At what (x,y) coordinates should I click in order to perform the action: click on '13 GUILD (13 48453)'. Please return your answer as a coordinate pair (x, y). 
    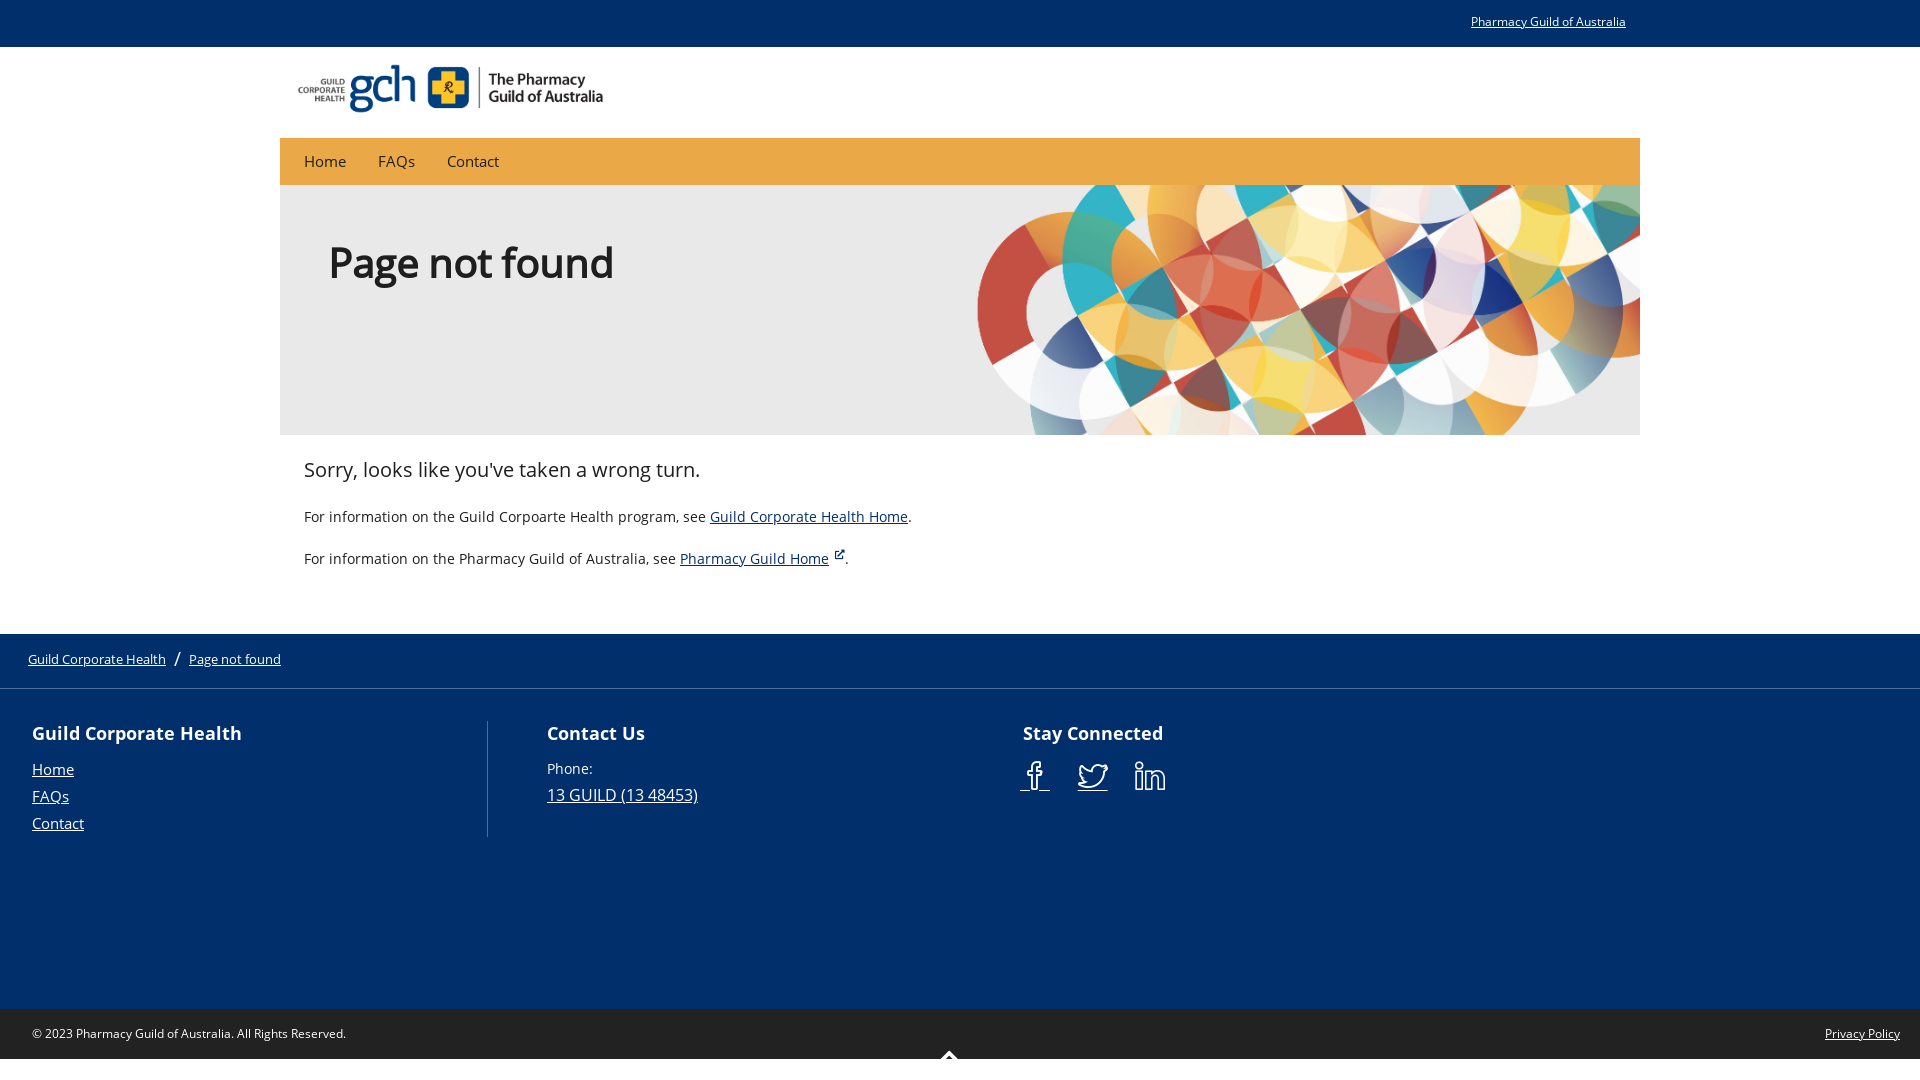
    Looking at the image, I should click on (547, 793).